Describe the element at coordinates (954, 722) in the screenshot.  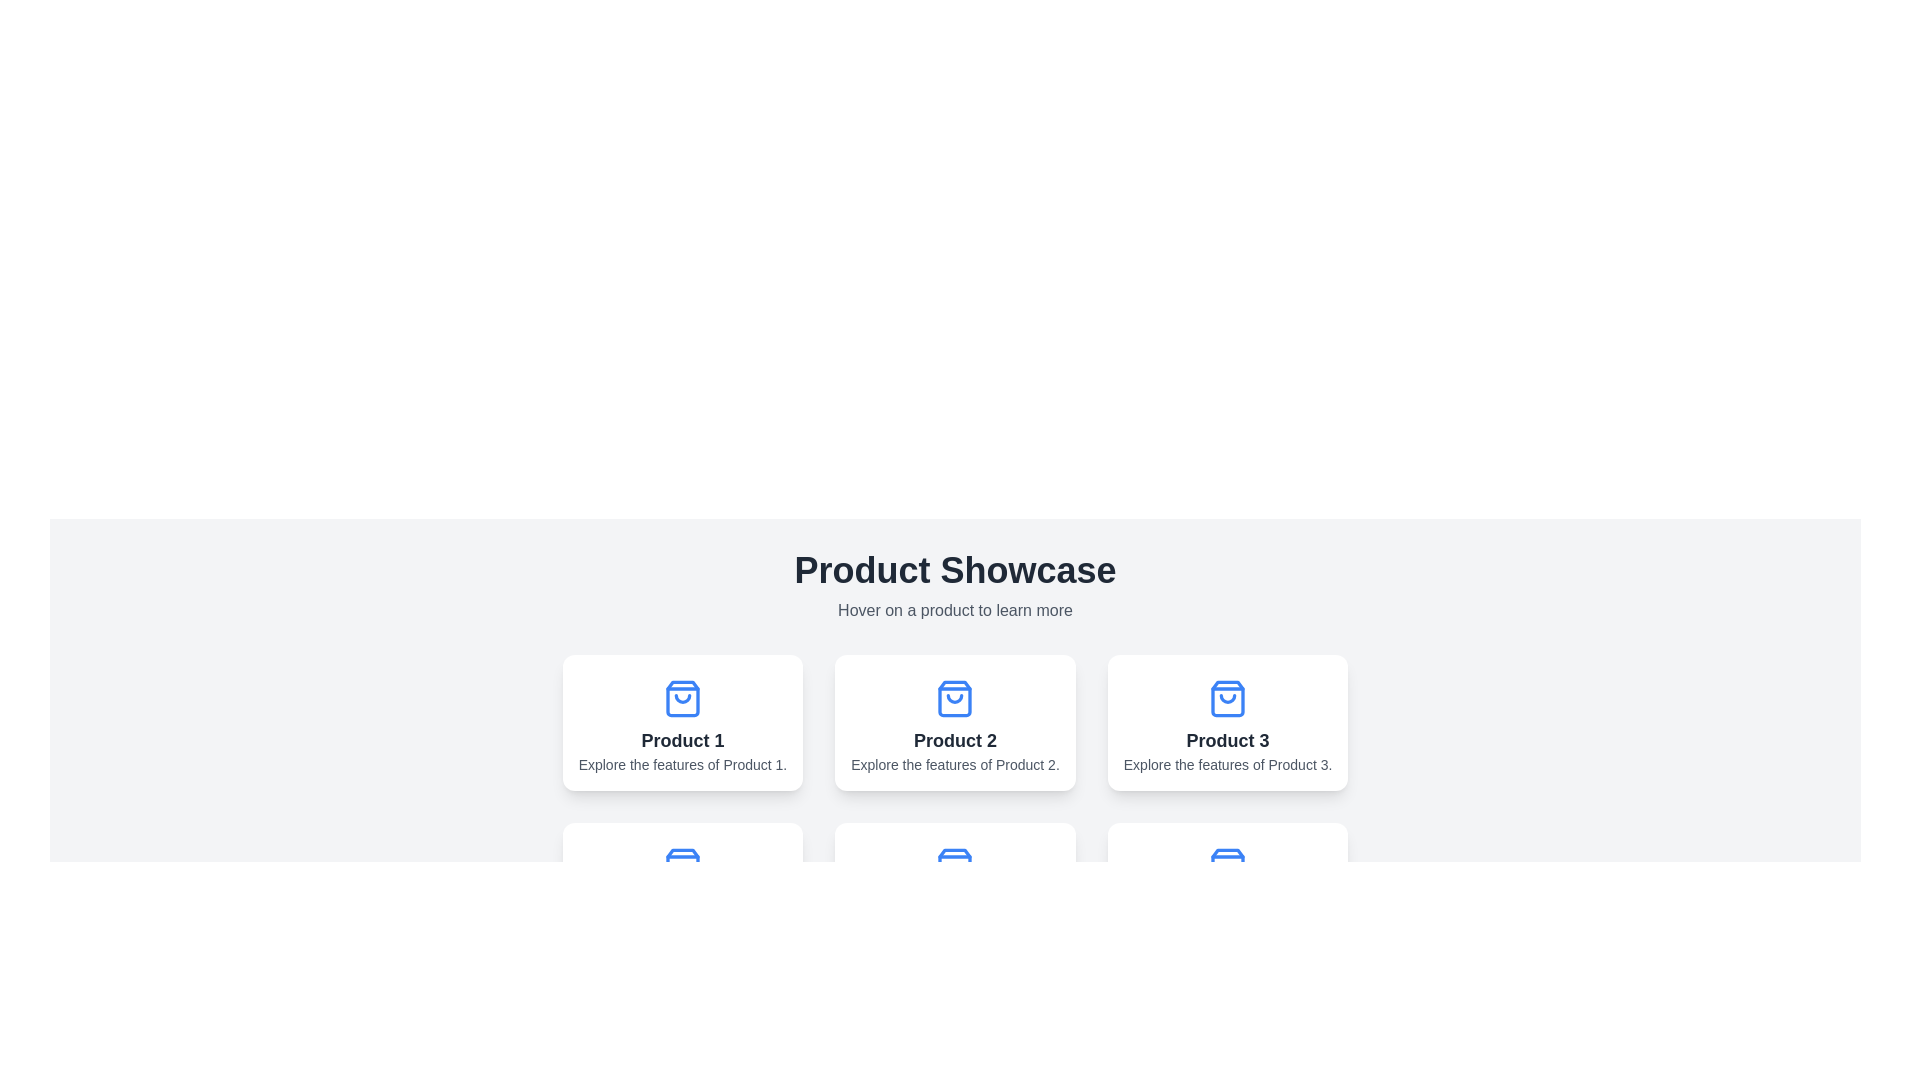
I see `the Interactive card representing 'Product 2'` at that location.